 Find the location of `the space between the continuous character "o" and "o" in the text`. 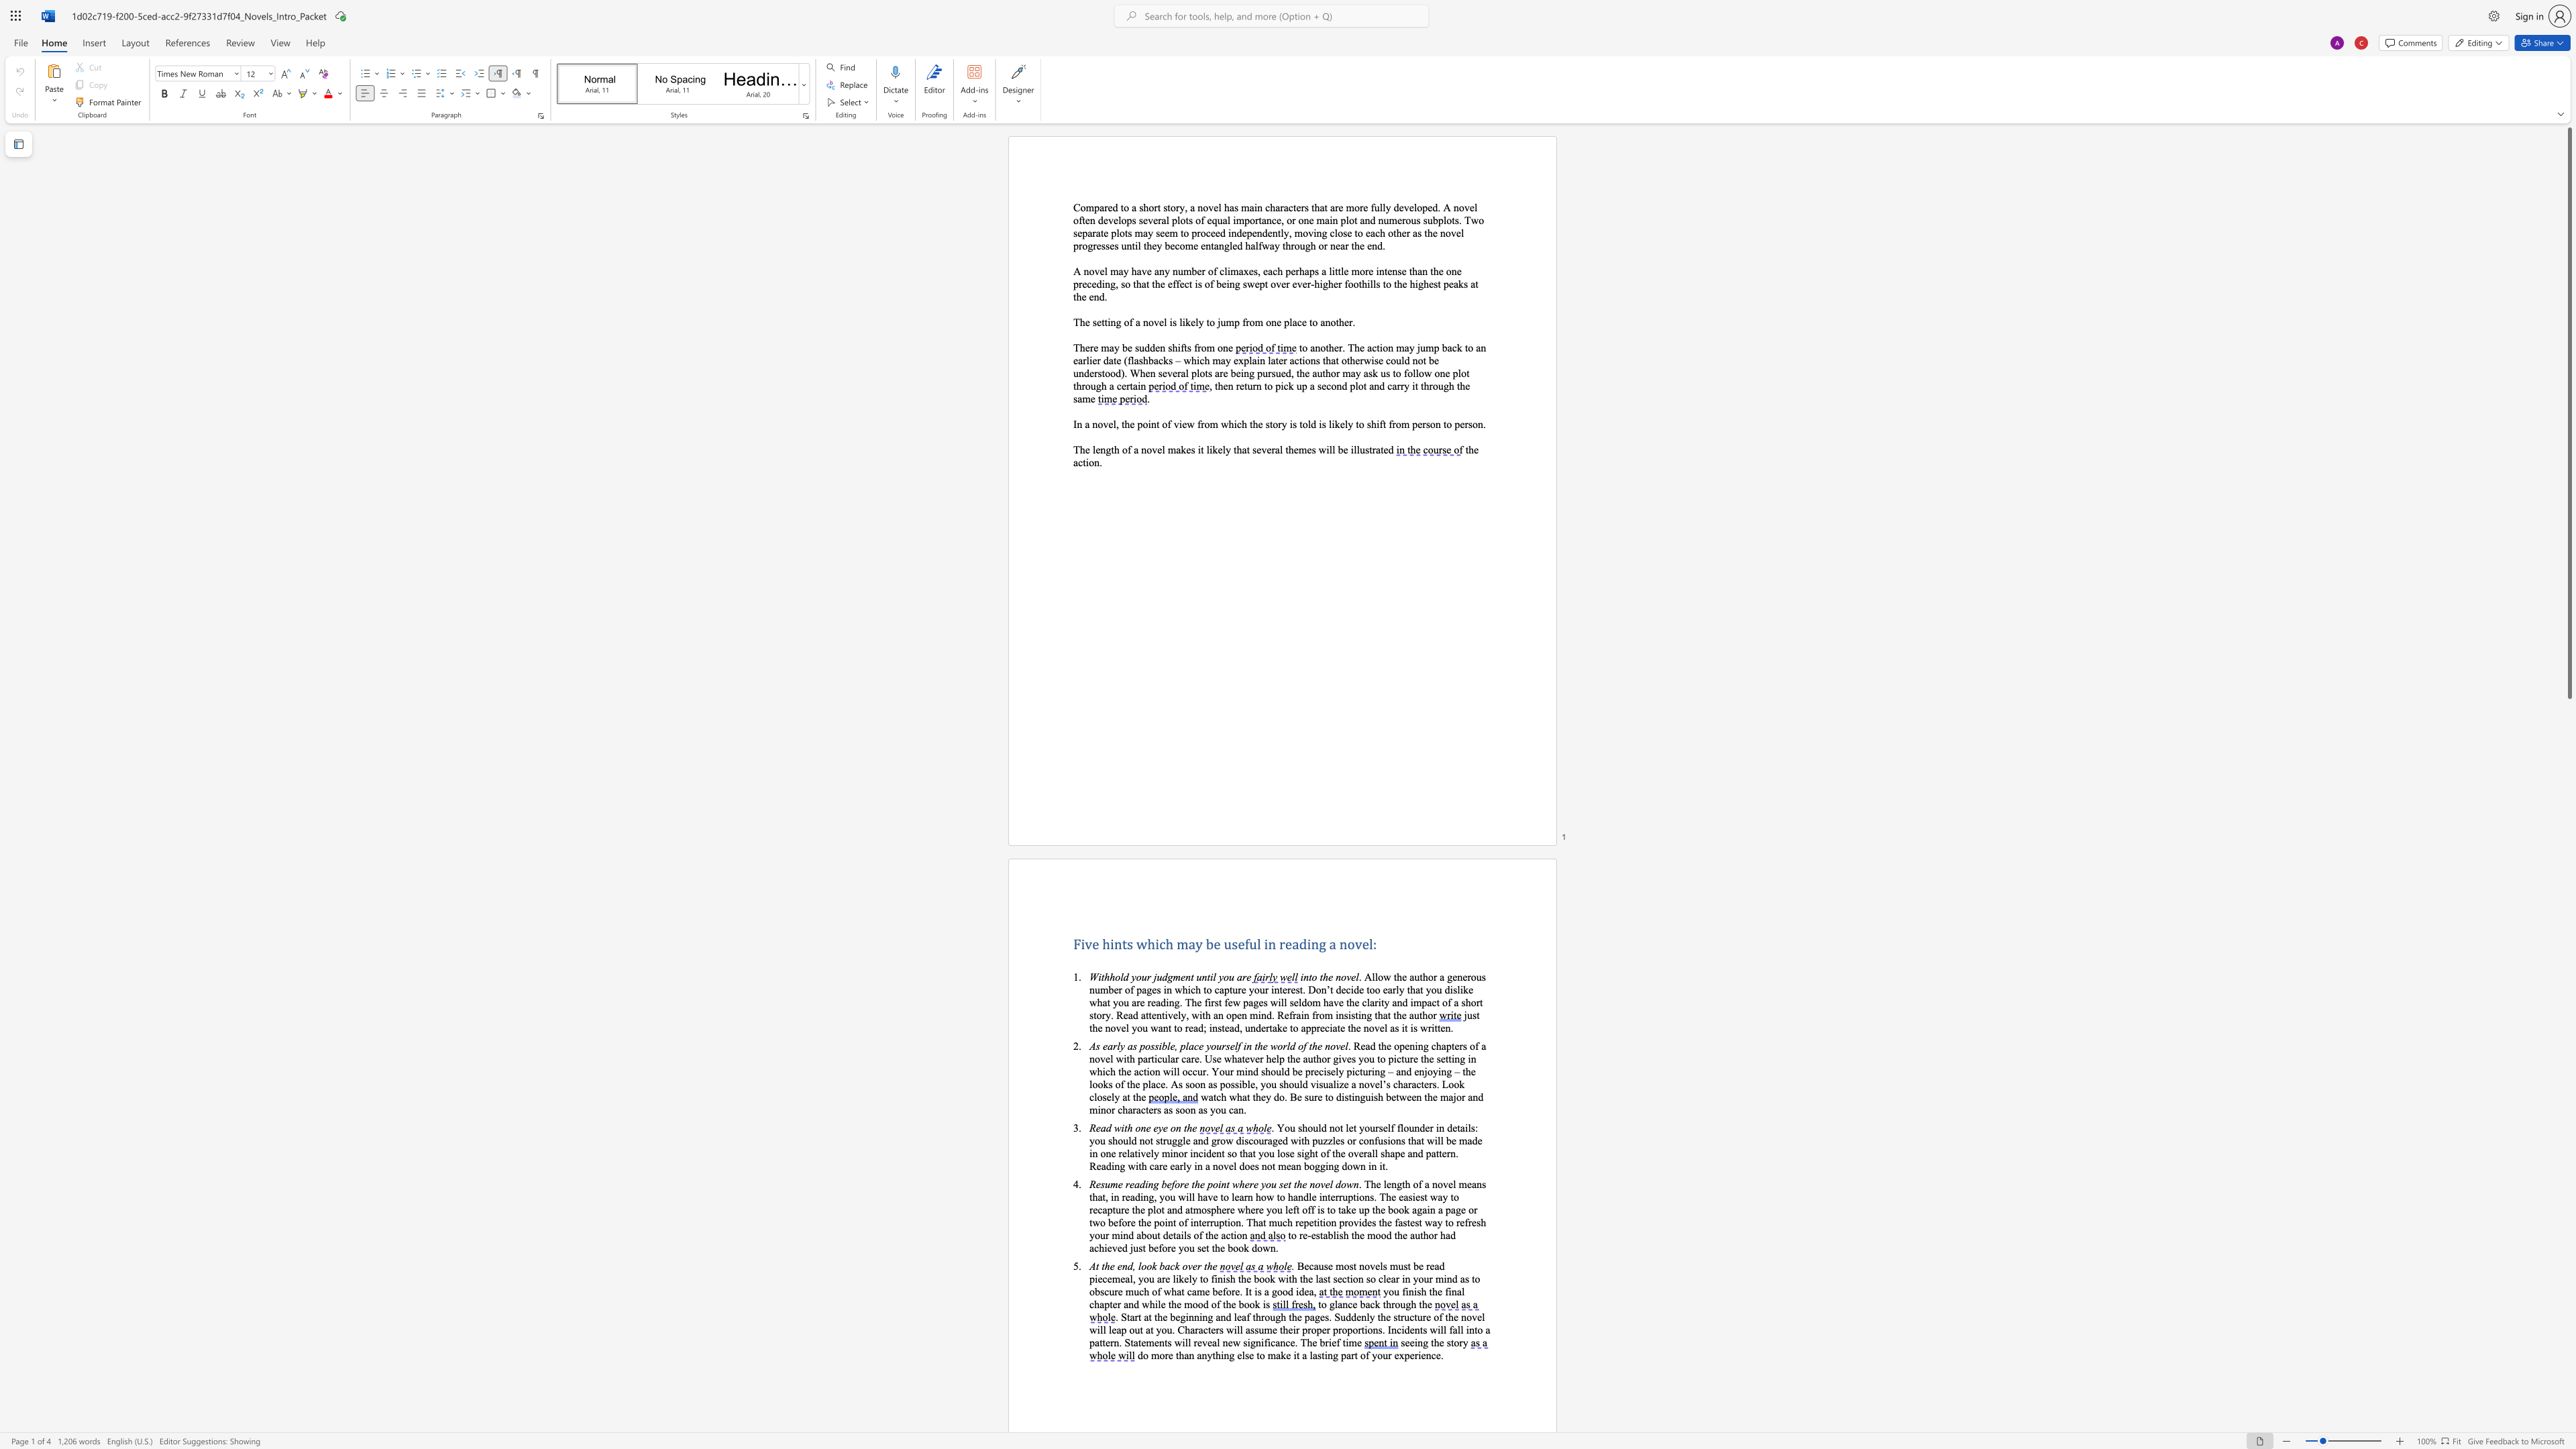

the space between the continuous character "o" and "o" in the text is located at coordinates (1281, 1291).